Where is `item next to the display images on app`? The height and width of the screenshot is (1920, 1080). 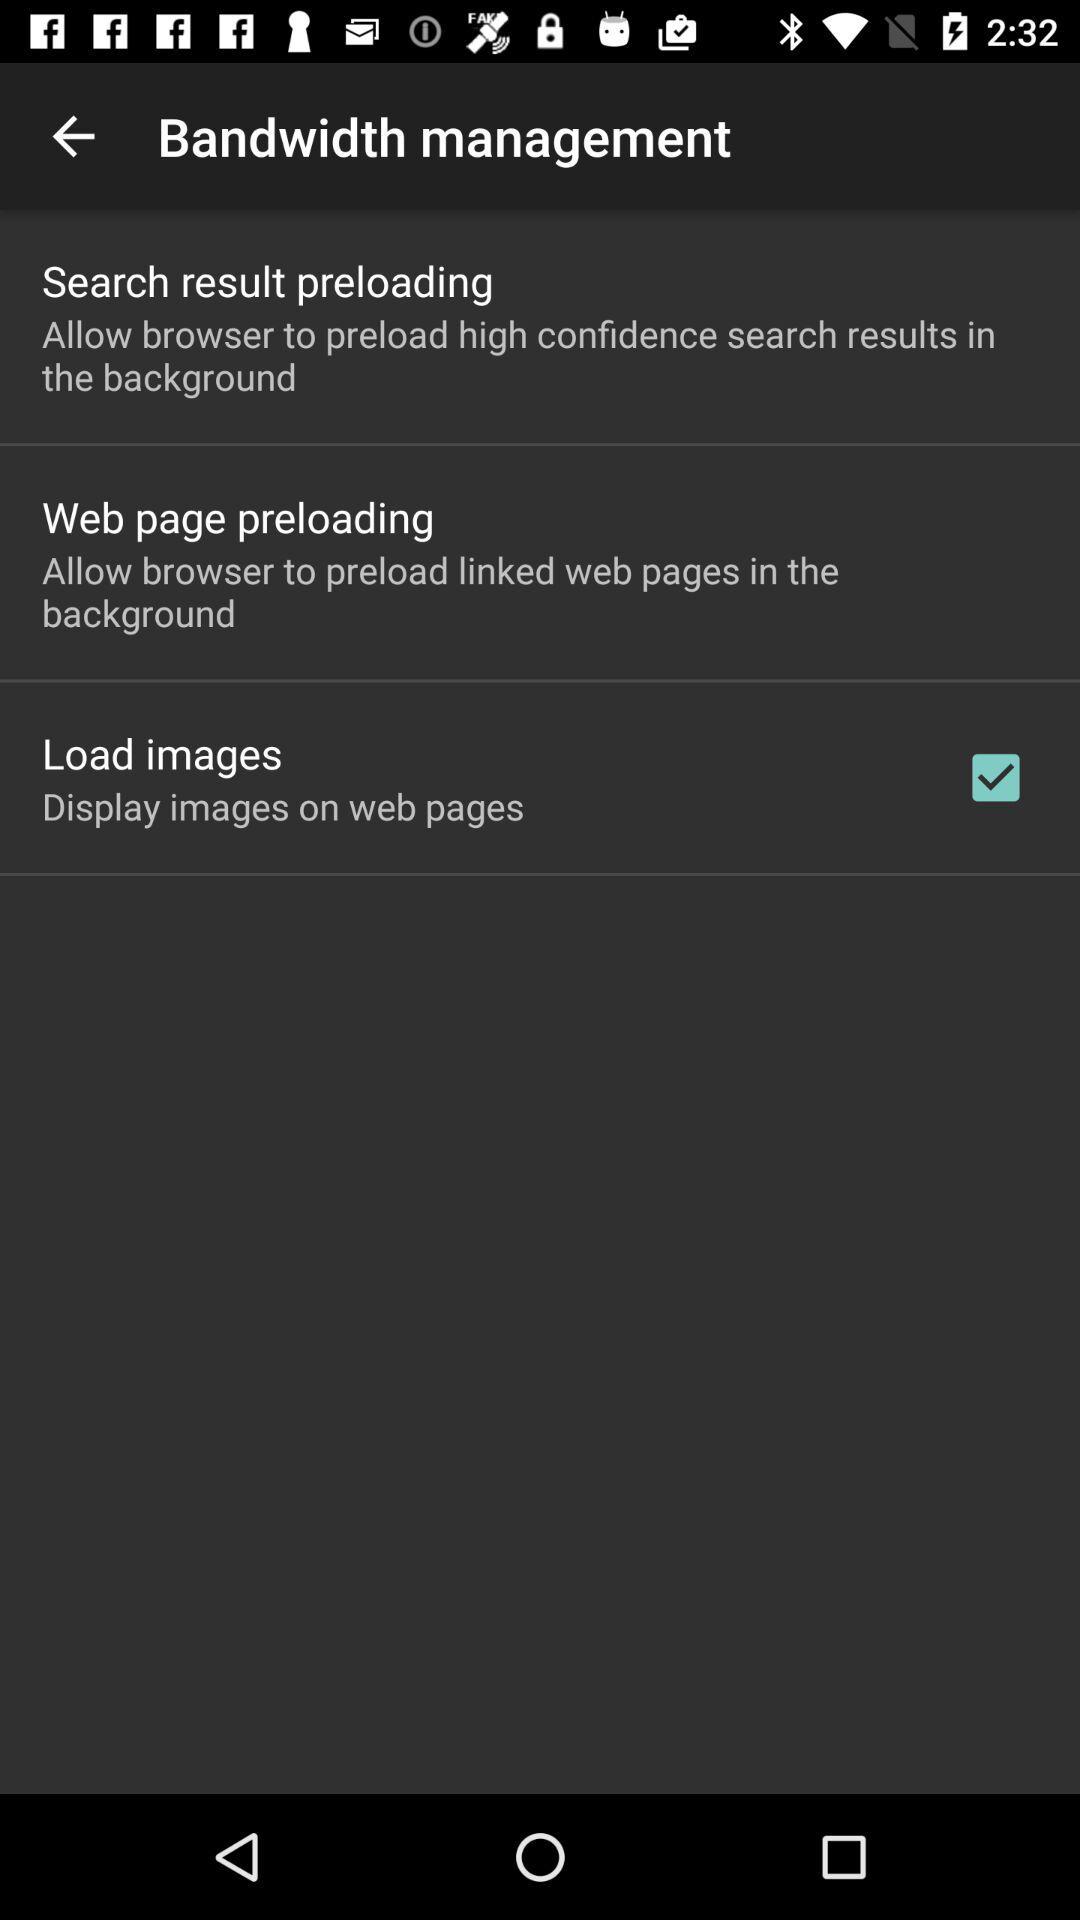 item next to the display images on app is located at coordinates (995, 776).